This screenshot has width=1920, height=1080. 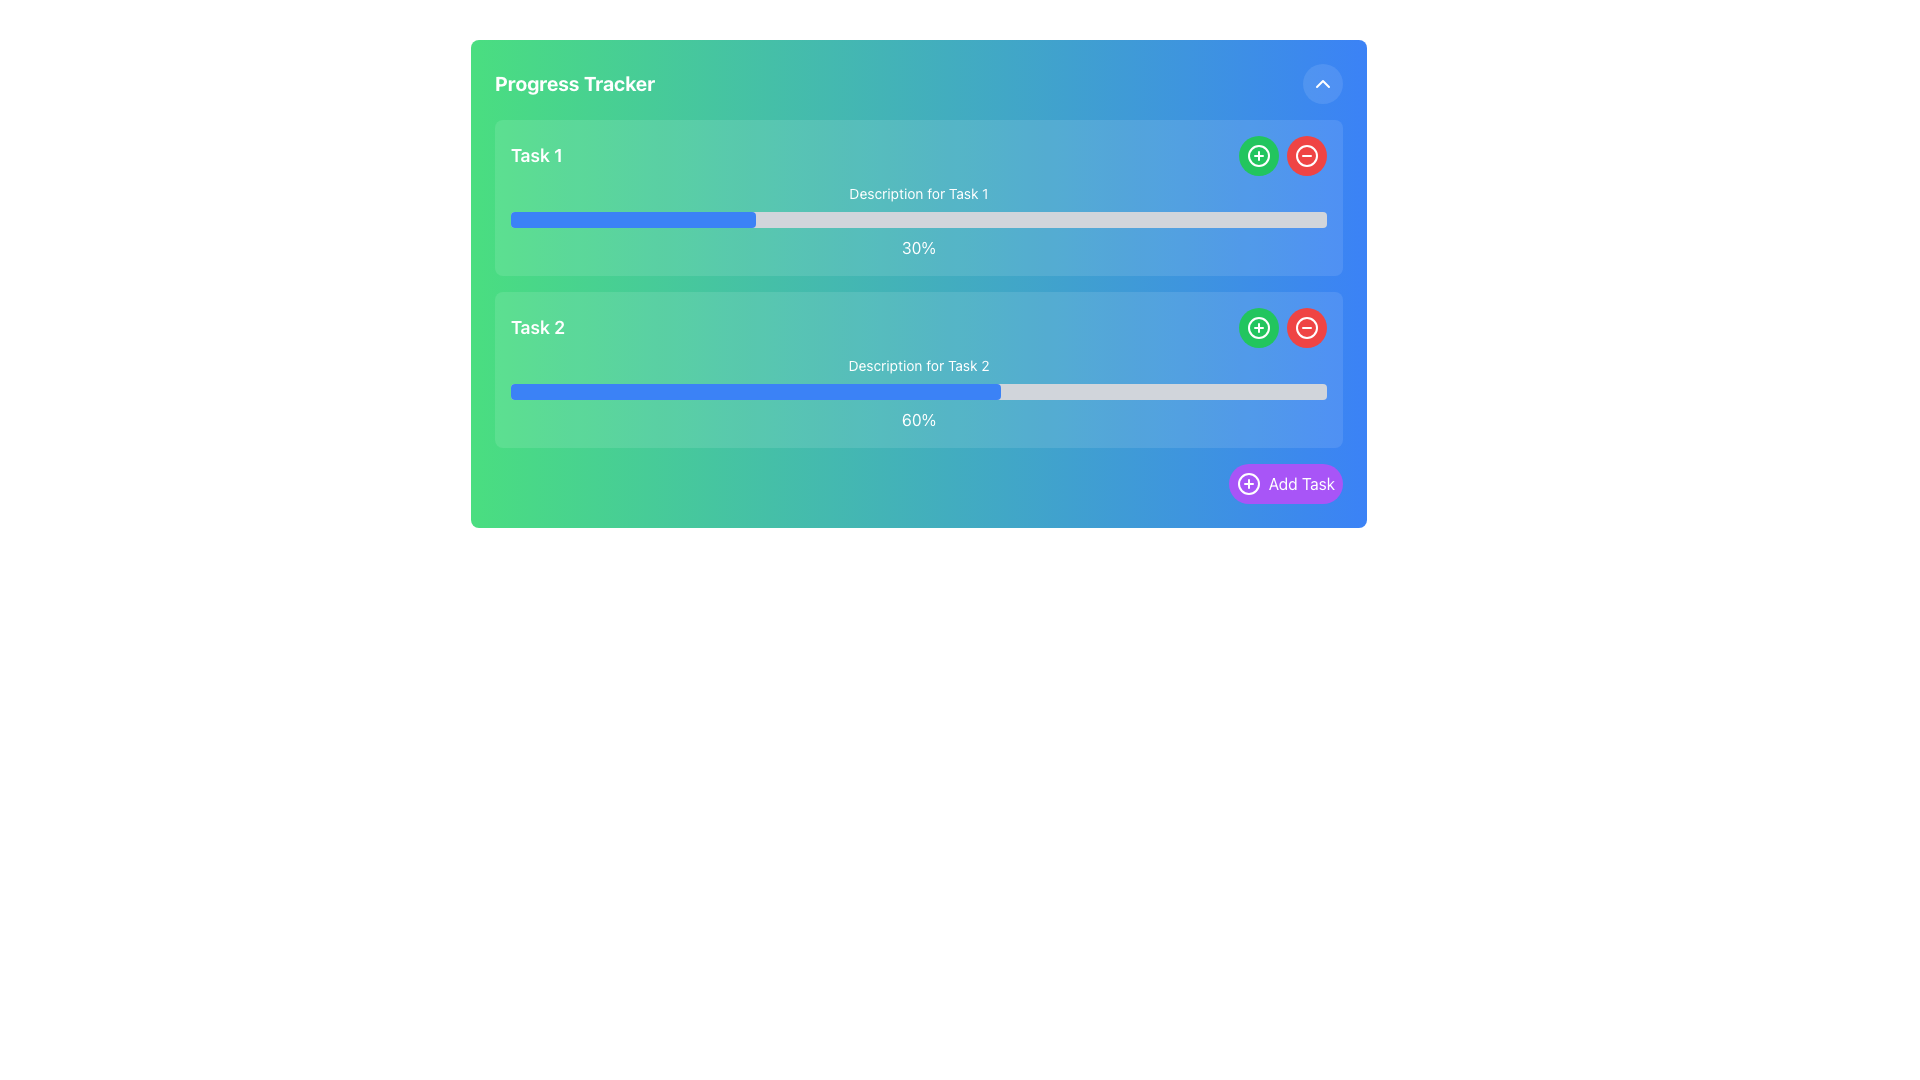 I want to click on the red circular button with a white minus sign at the far right of the task's row to initiate the removal of the task, so click(x=1306, y=326).